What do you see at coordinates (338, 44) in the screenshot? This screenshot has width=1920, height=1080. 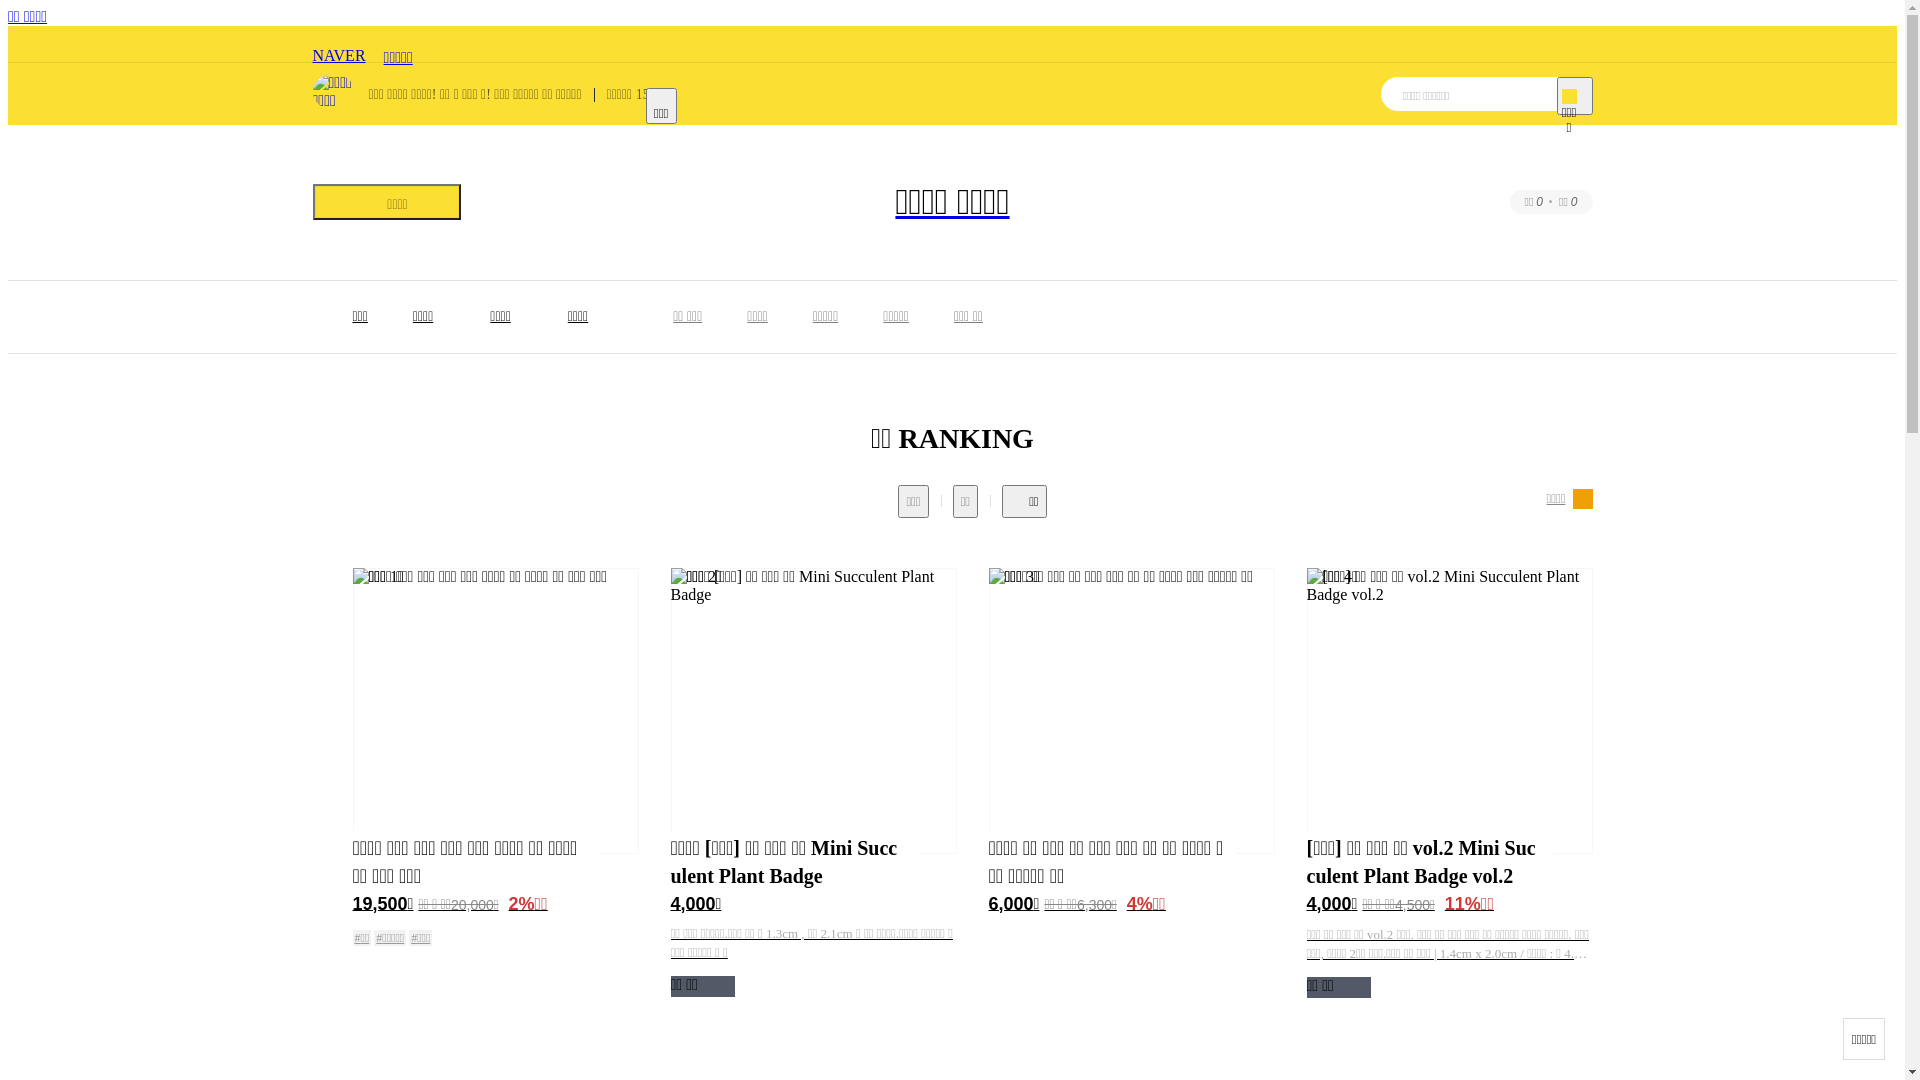 I see `'NAVER'` at bounding box center [338, 44].